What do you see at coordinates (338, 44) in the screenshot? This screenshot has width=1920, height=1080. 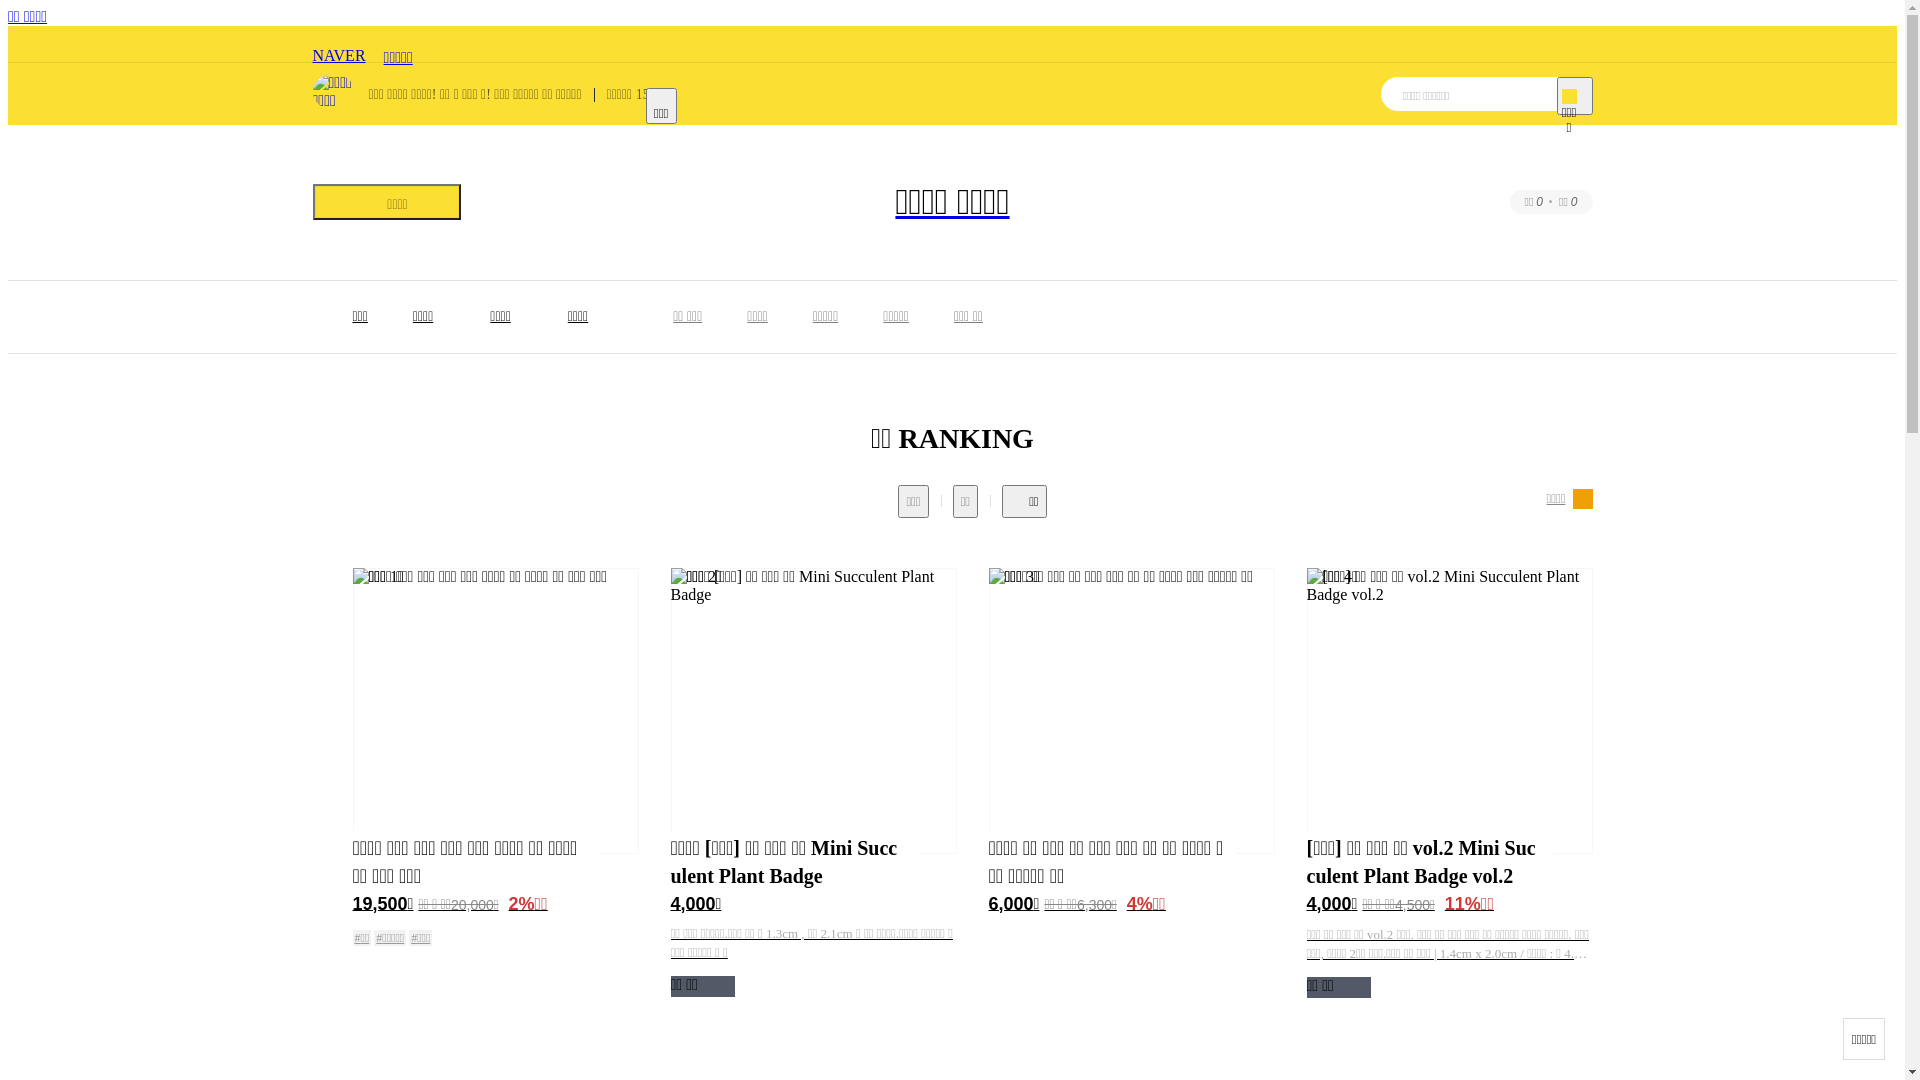 I see `'NAVER'` at bounding box center [338, 44].